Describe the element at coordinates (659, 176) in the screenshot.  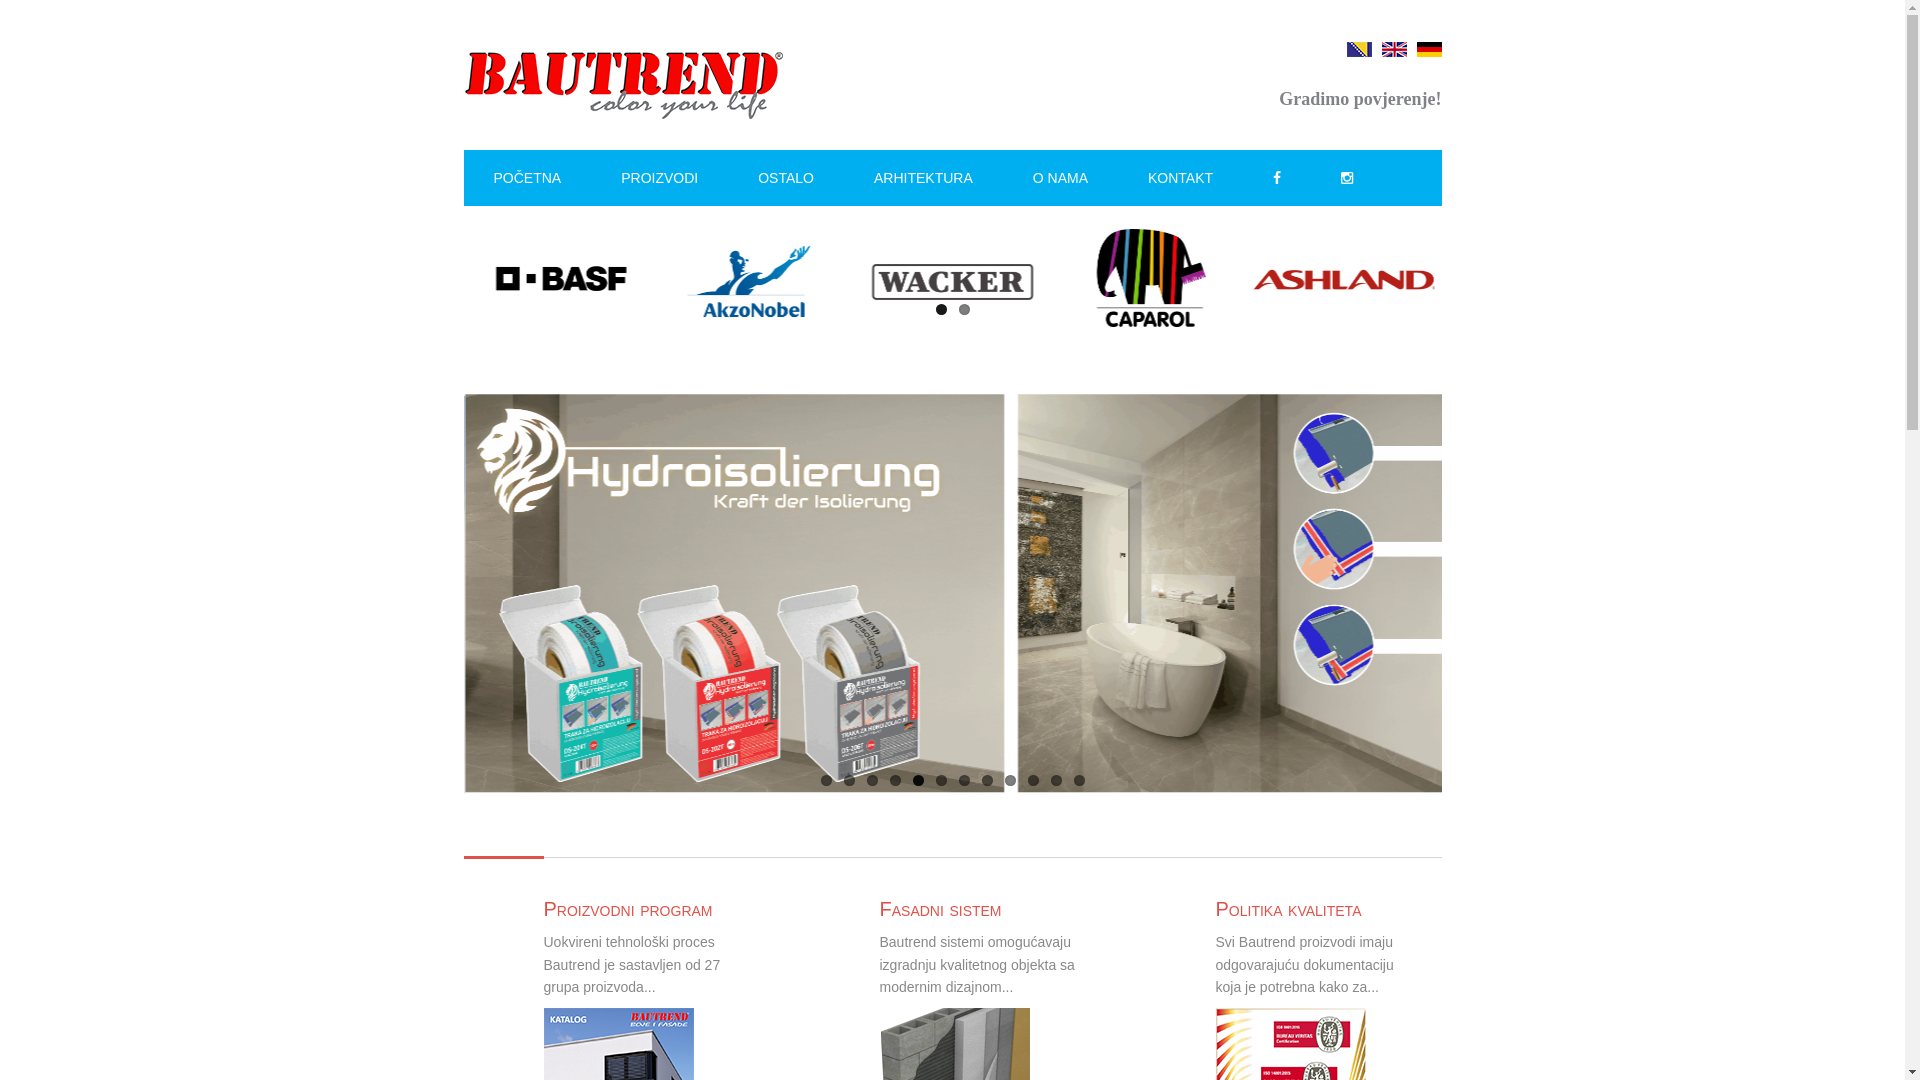
I see `'PROIZVODI'` at that location.